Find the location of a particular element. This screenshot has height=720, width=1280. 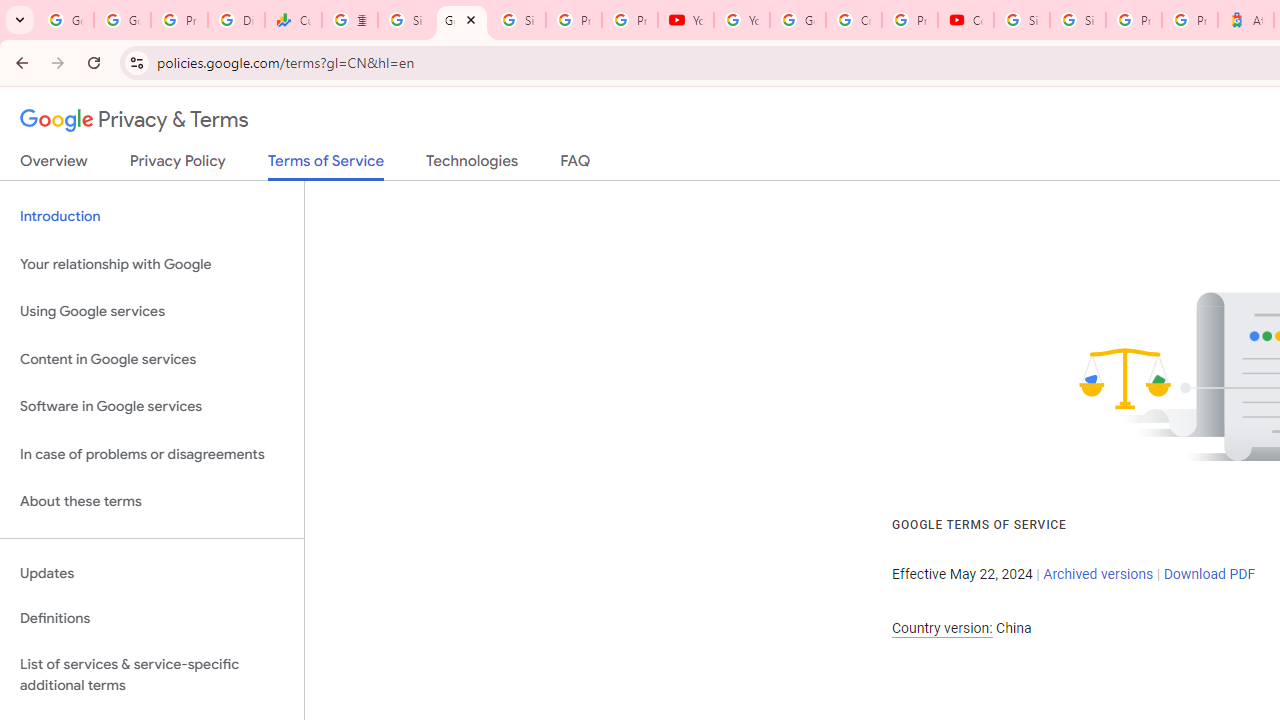

'About these terms' is located at coordinates (151, 501).